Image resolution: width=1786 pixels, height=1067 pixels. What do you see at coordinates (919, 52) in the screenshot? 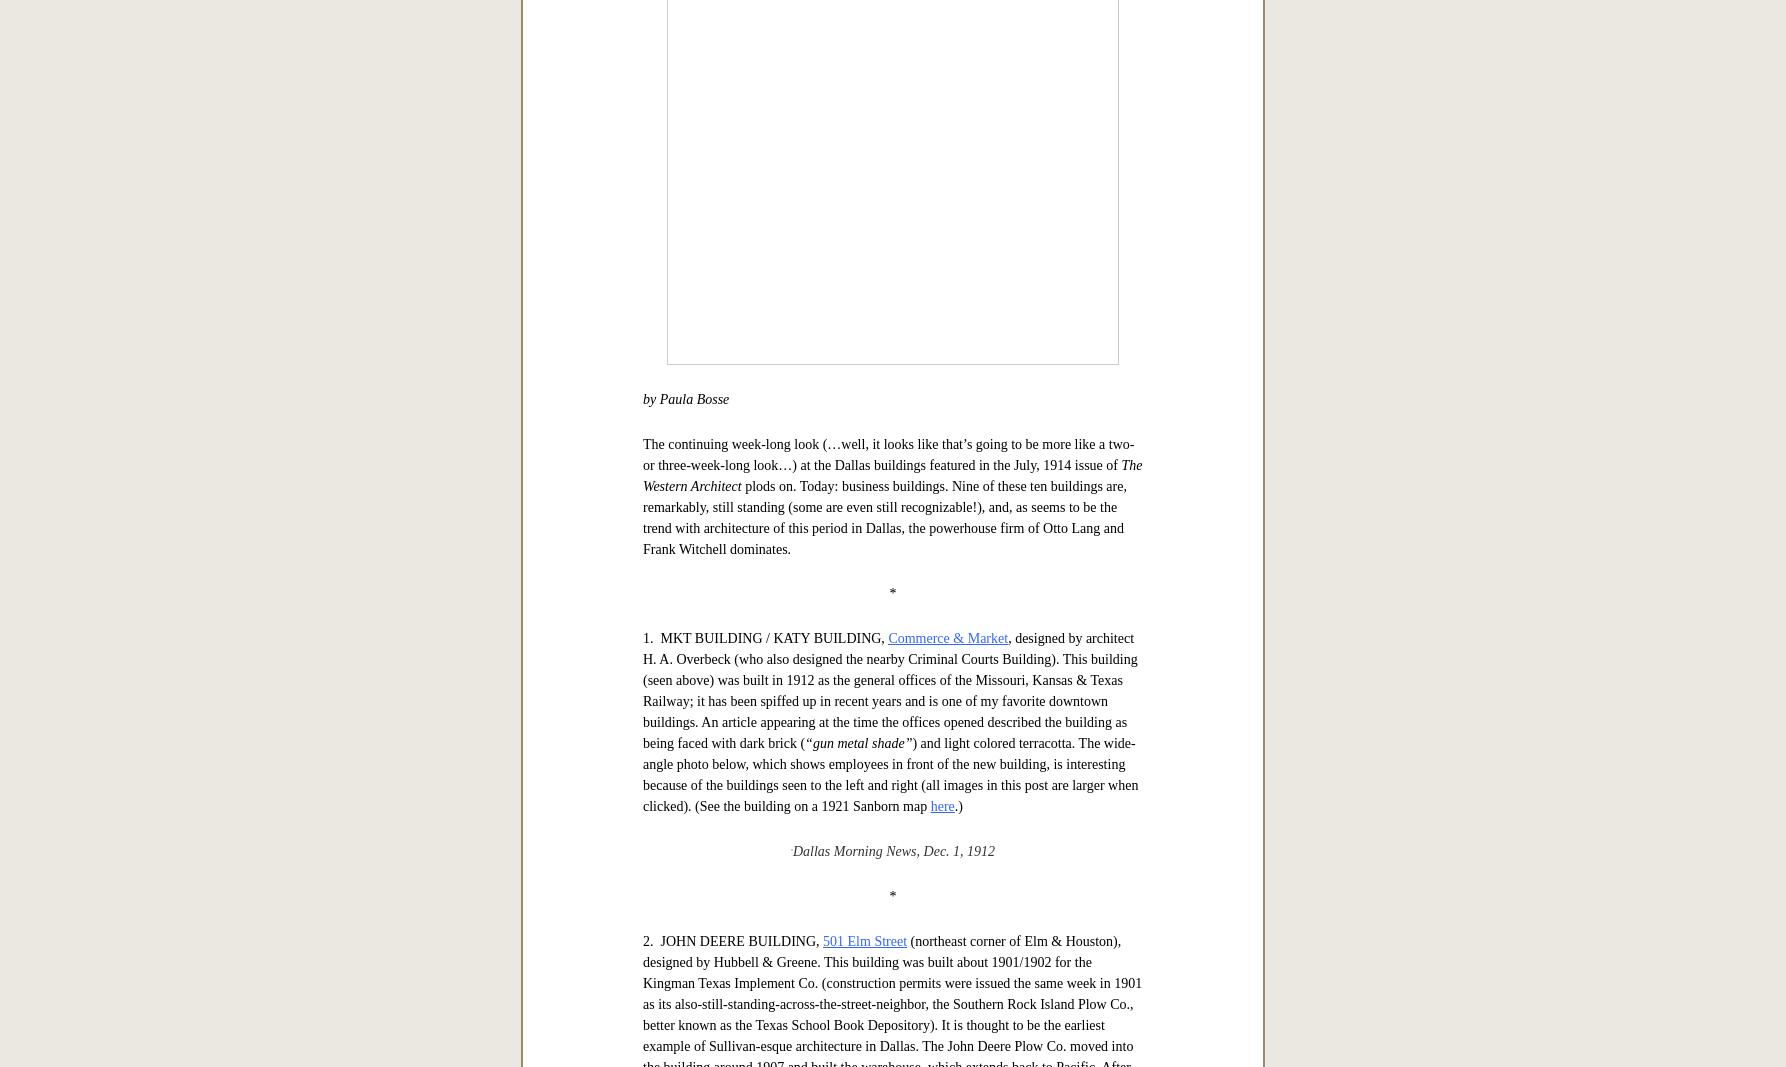
I see `'here'` at bounding box center [919, 52].